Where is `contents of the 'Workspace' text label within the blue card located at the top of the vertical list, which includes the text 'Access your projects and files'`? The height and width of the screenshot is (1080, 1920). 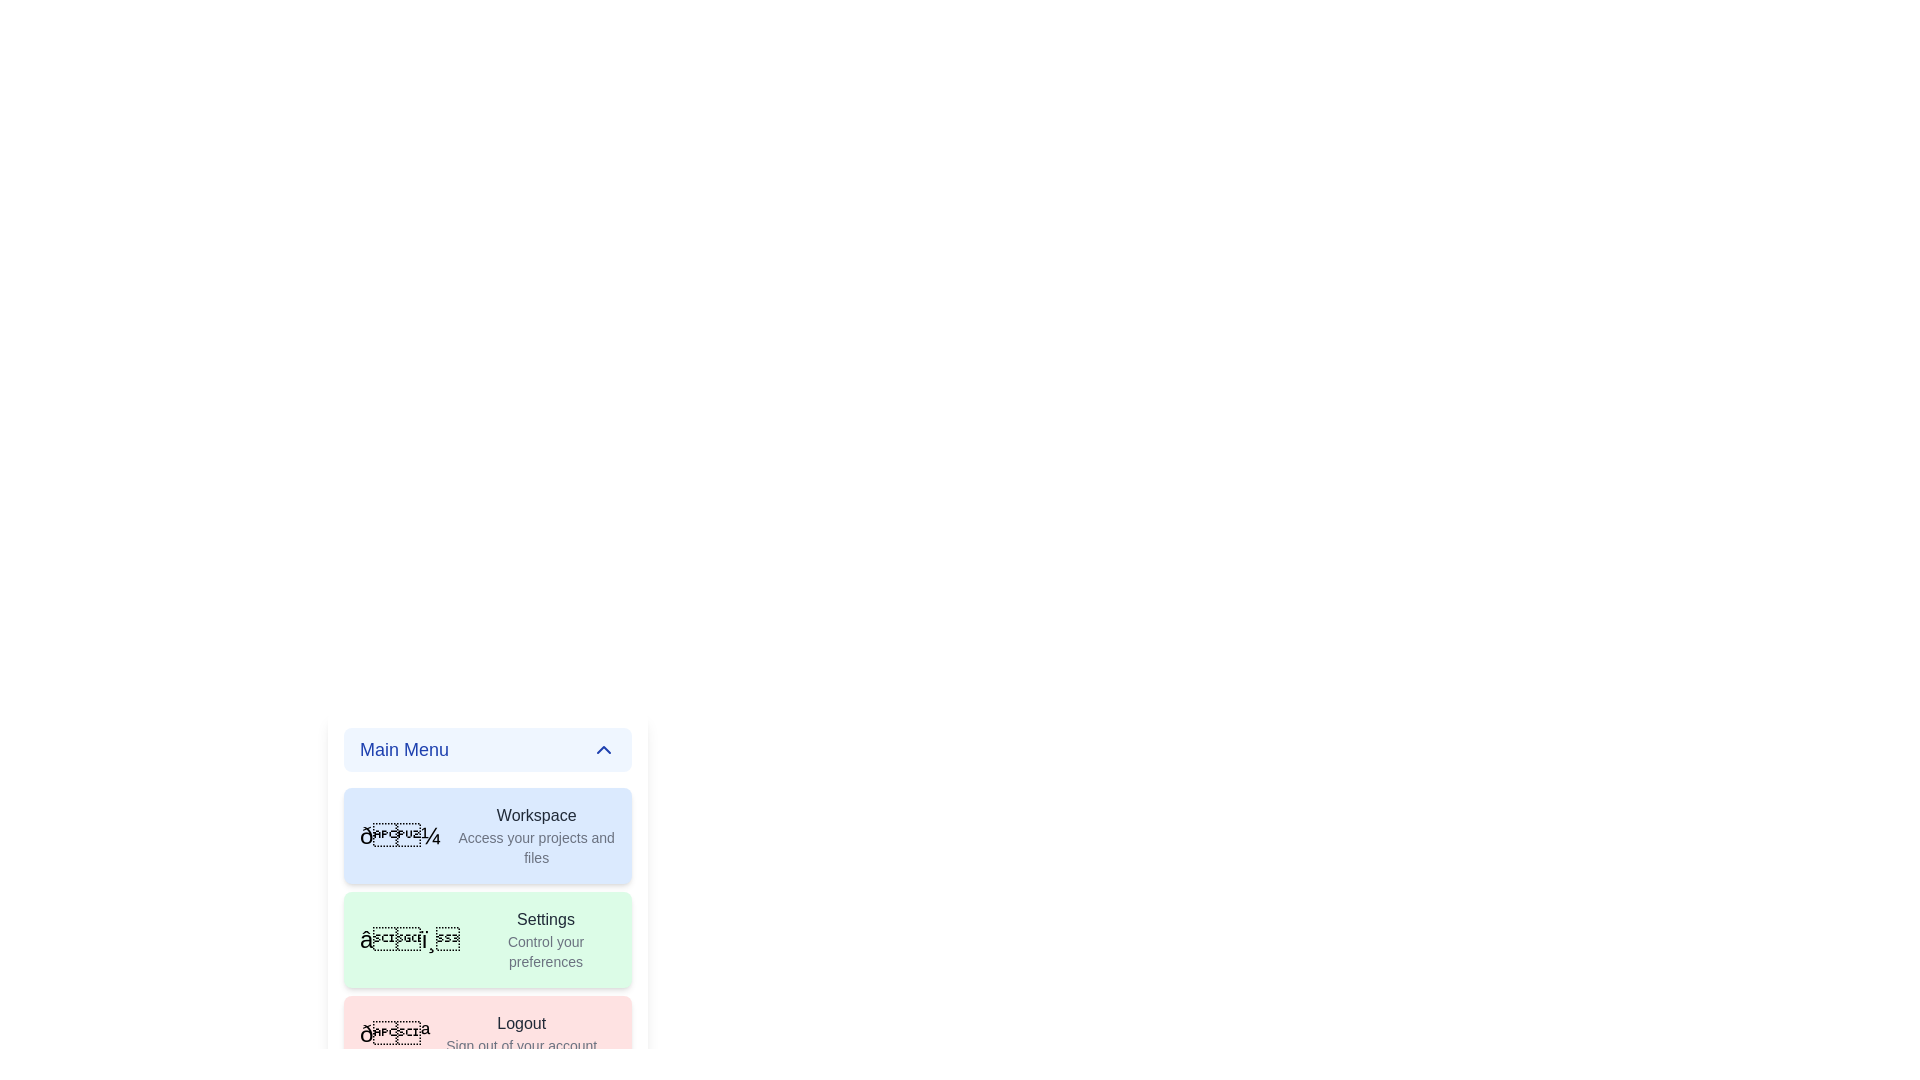
contents of the 'Workspace' text label within the blue card located at the top of the vertical list, which includes the text 'Access your projects and files' is located at coordinates (536, 836).